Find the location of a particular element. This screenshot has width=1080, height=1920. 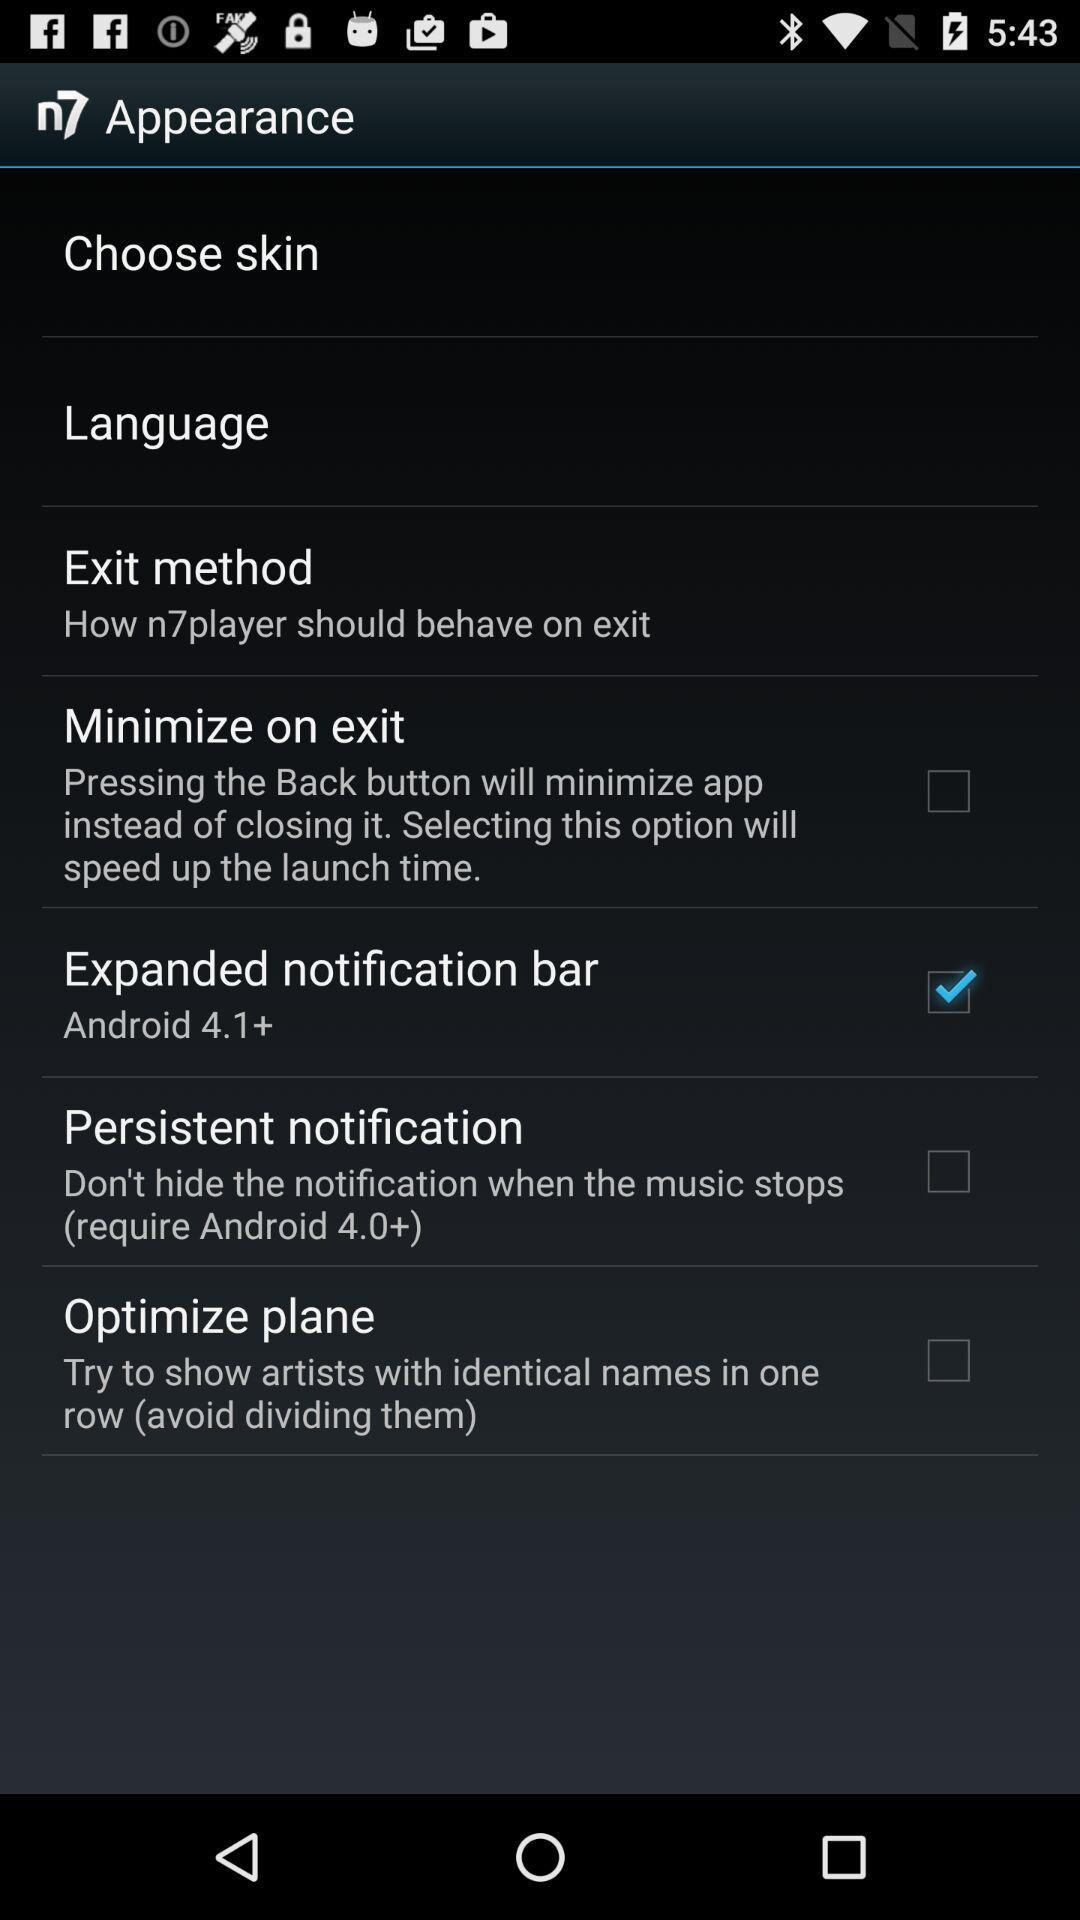

language icon is located at coordinates (165, 420).